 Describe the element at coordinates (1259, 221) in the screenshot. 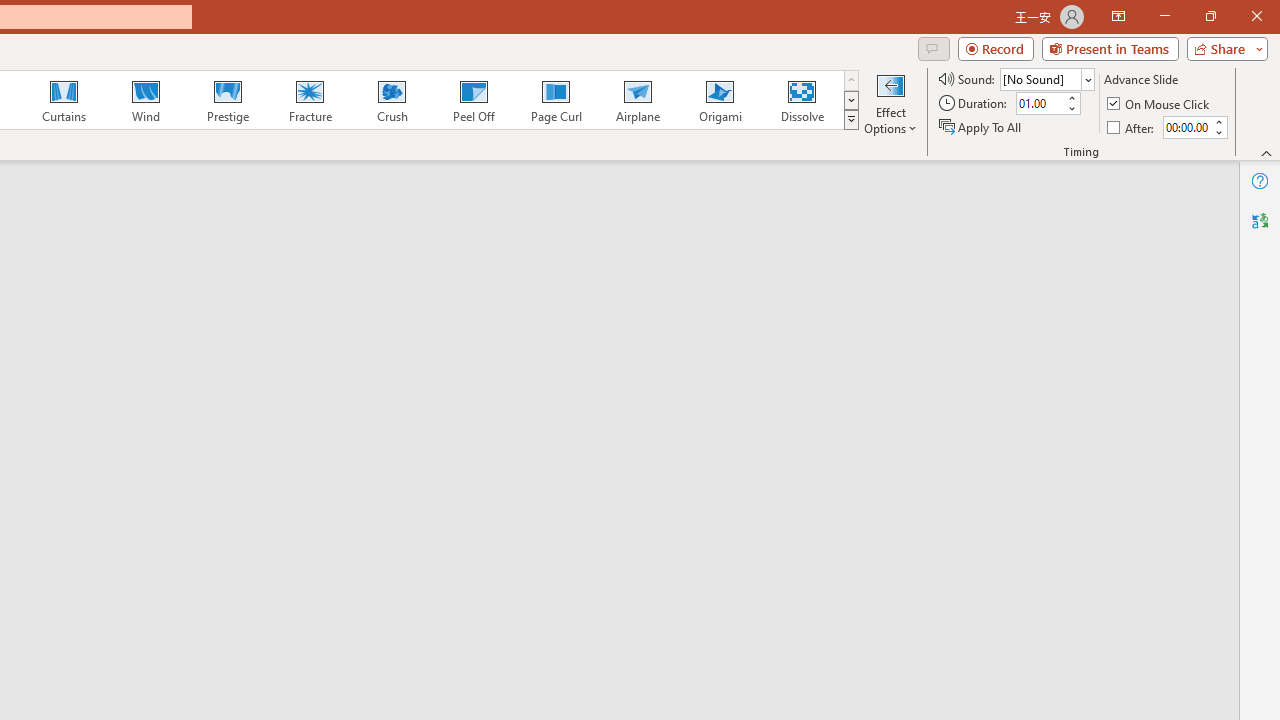

I see `'Translator'` at that location.